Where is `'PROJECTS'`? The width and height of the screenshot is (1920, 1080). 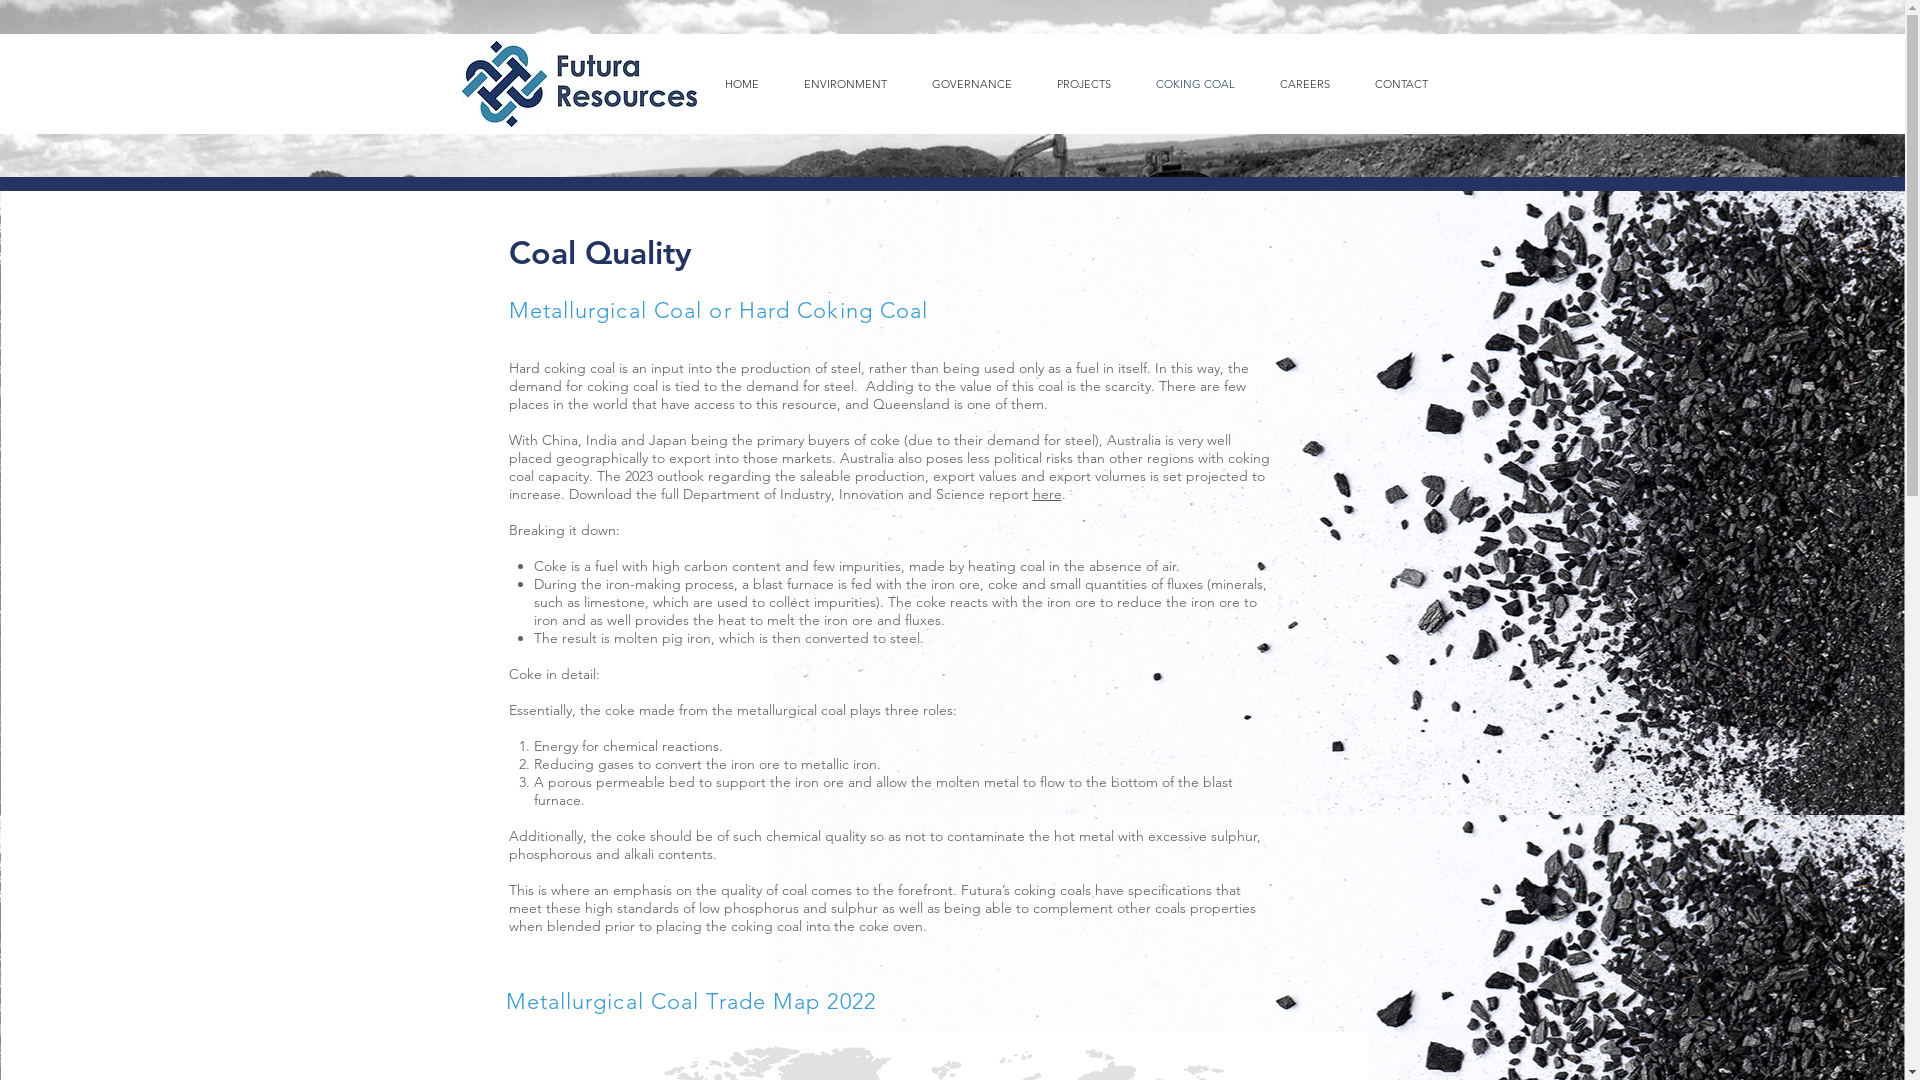
'PROJECTS' is located at coordinates (1033, 83).